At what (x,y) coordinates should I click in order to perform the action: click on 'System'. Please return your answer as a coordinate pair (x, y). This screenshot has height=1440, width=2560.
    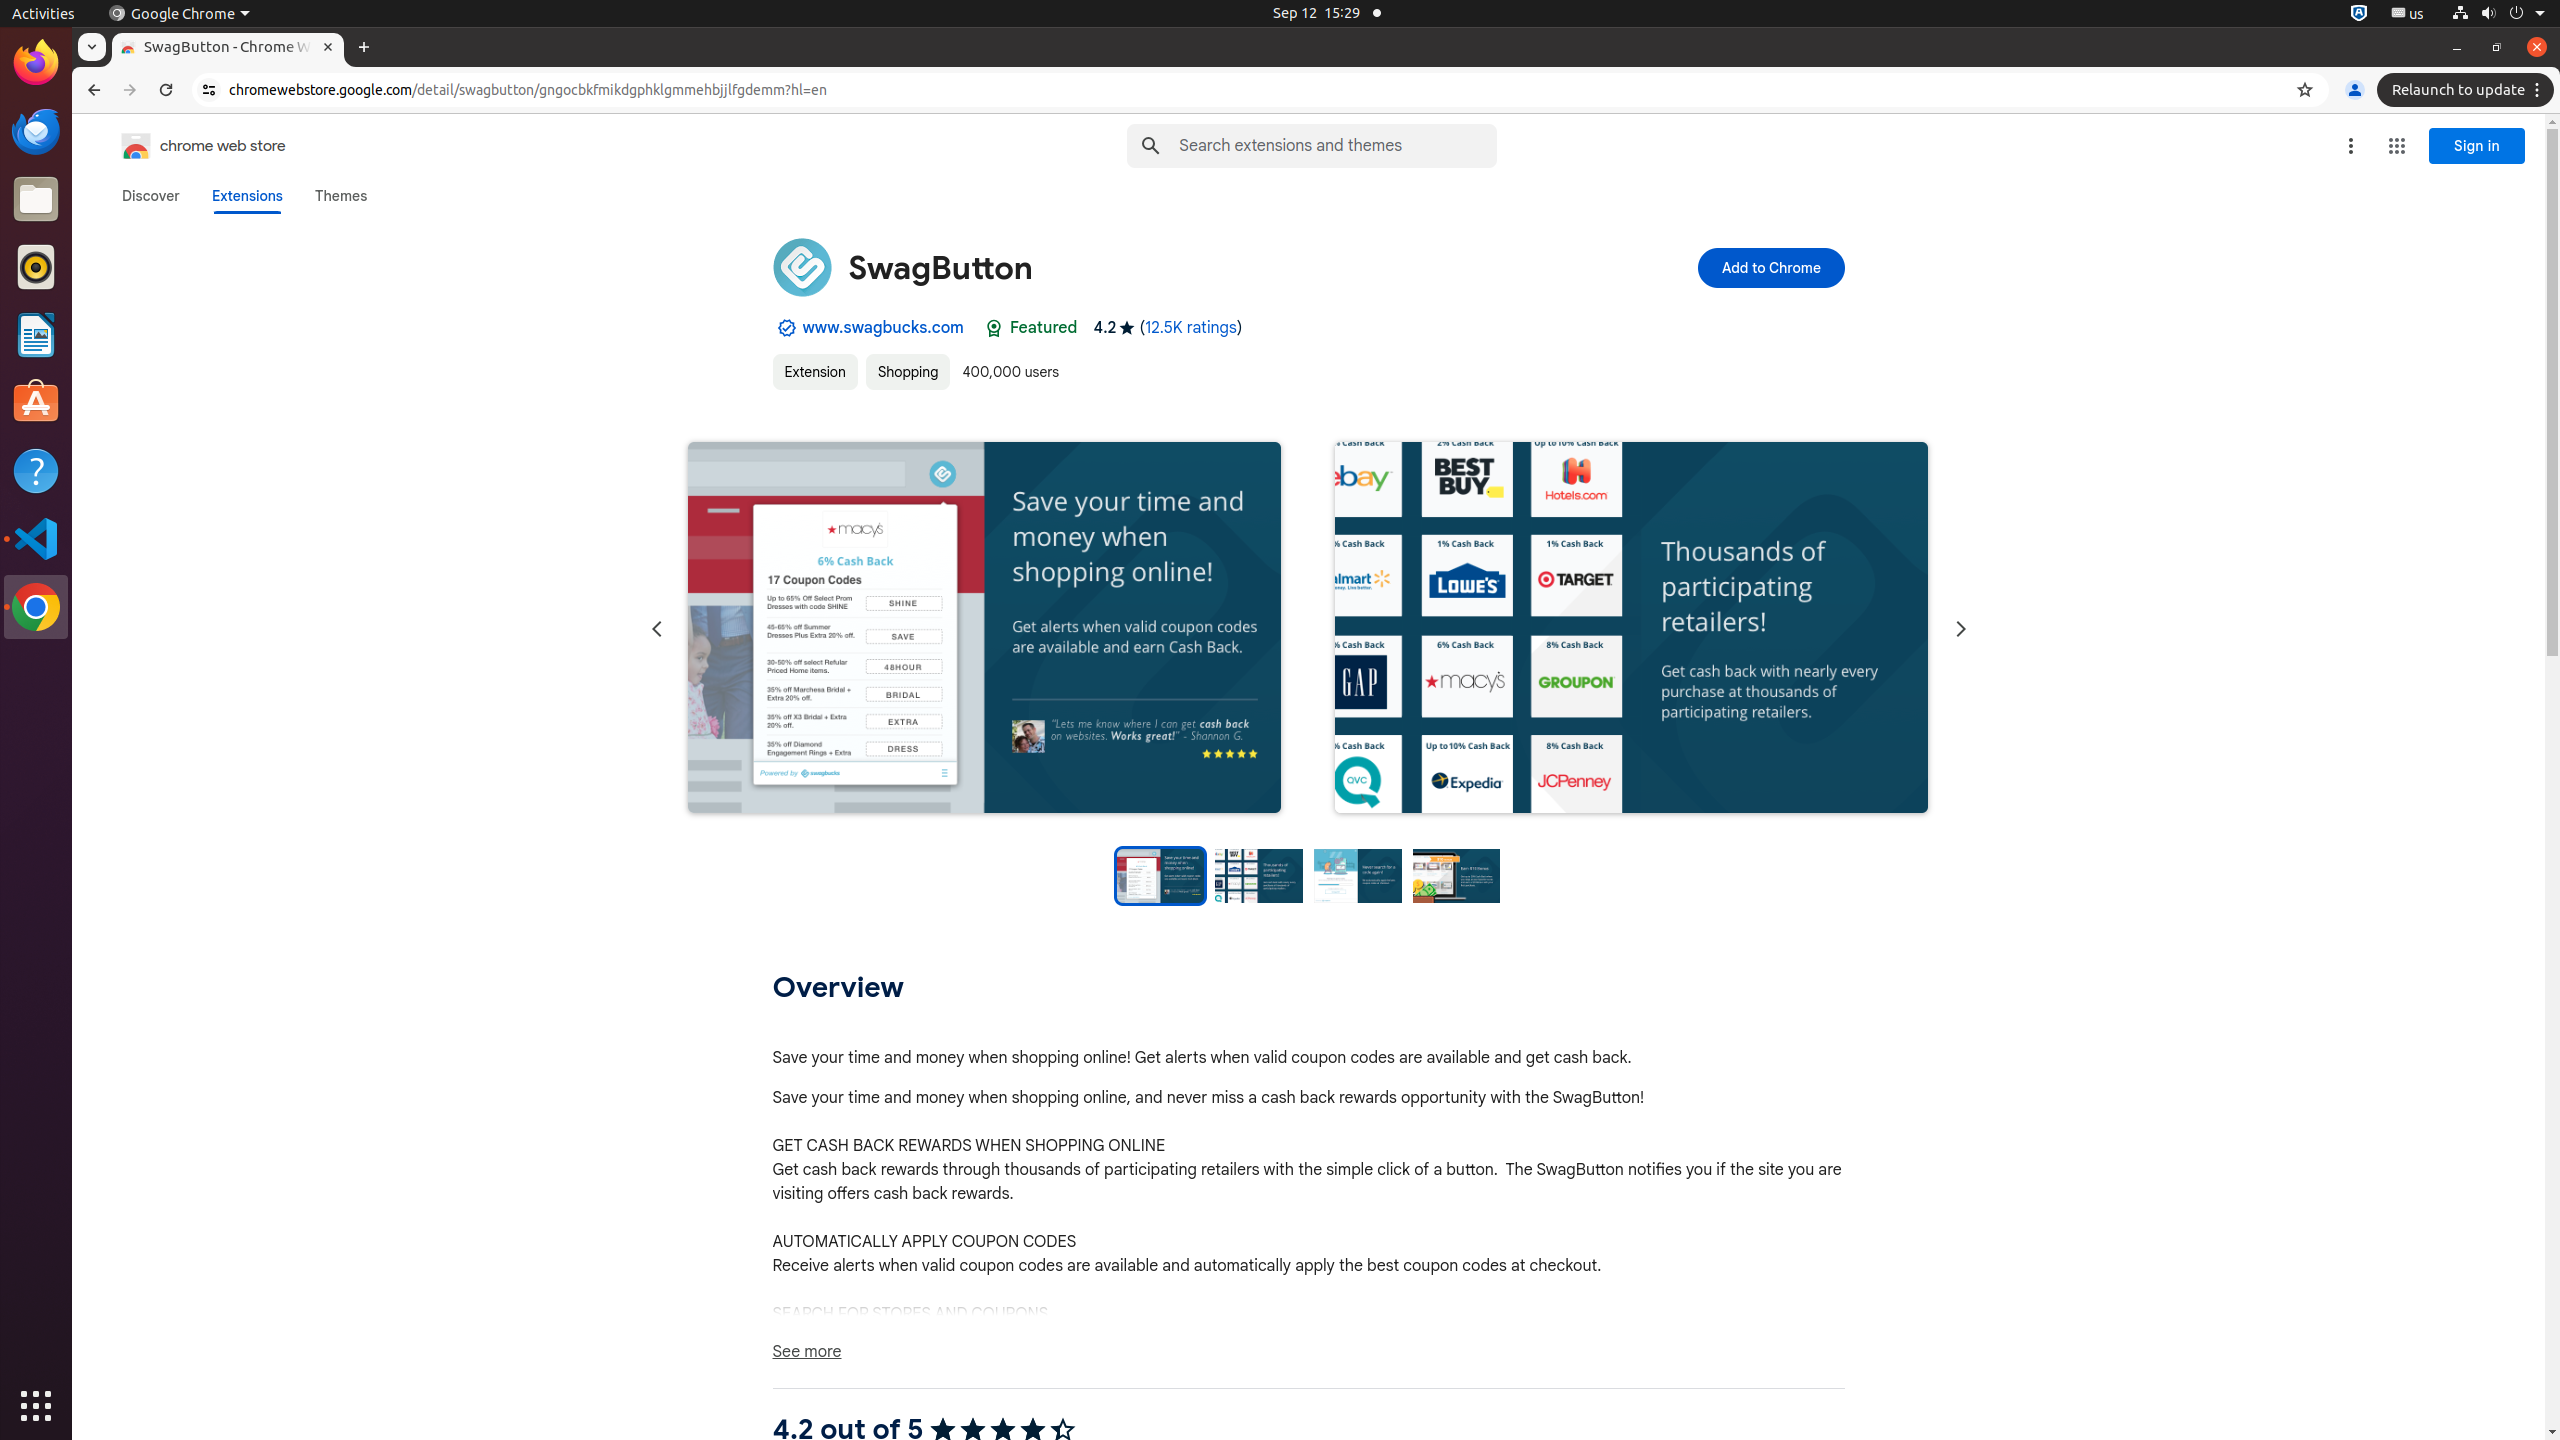
    Looking at the image, I should click on (2498, 12).